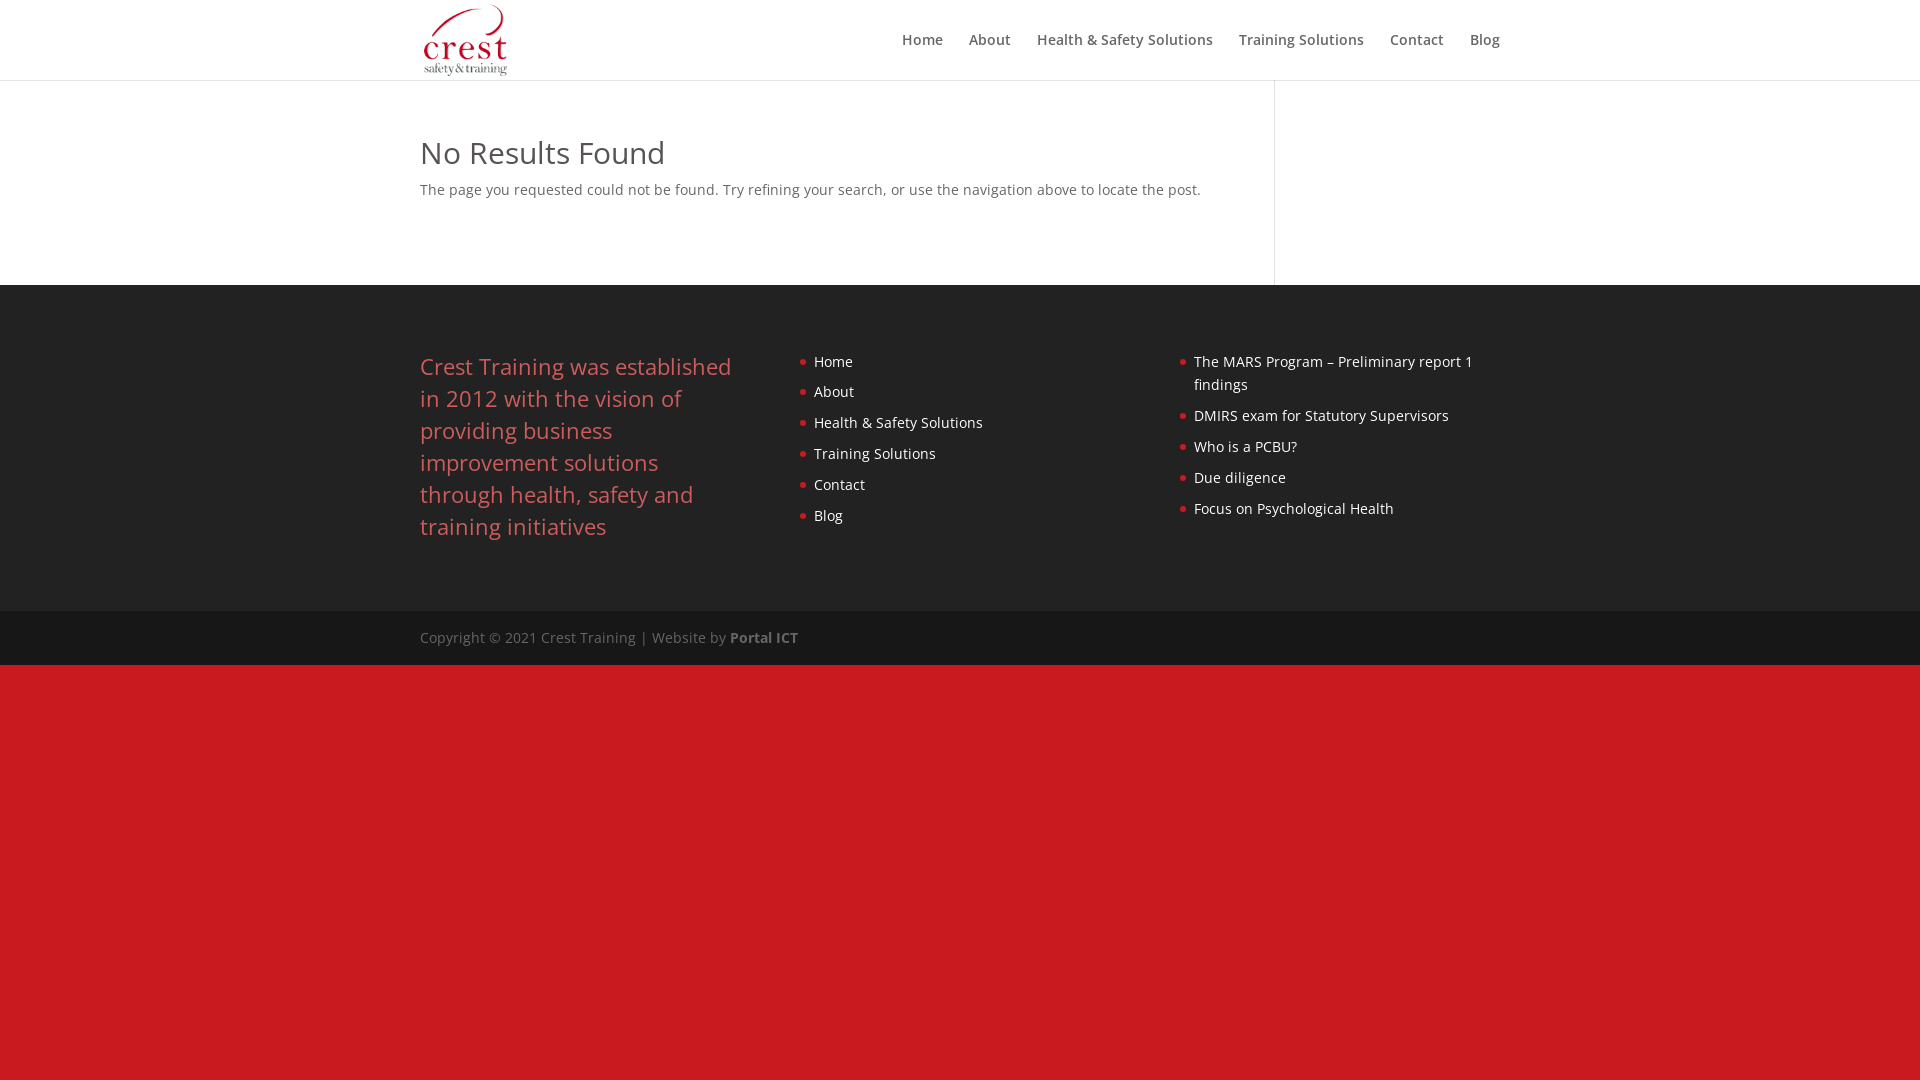 This screenshot has width=1920, height=1080. What do you see at coordinates (1484, 55) in the screenshot?
I see `'Blog'` at bounding box center [1484, 55].